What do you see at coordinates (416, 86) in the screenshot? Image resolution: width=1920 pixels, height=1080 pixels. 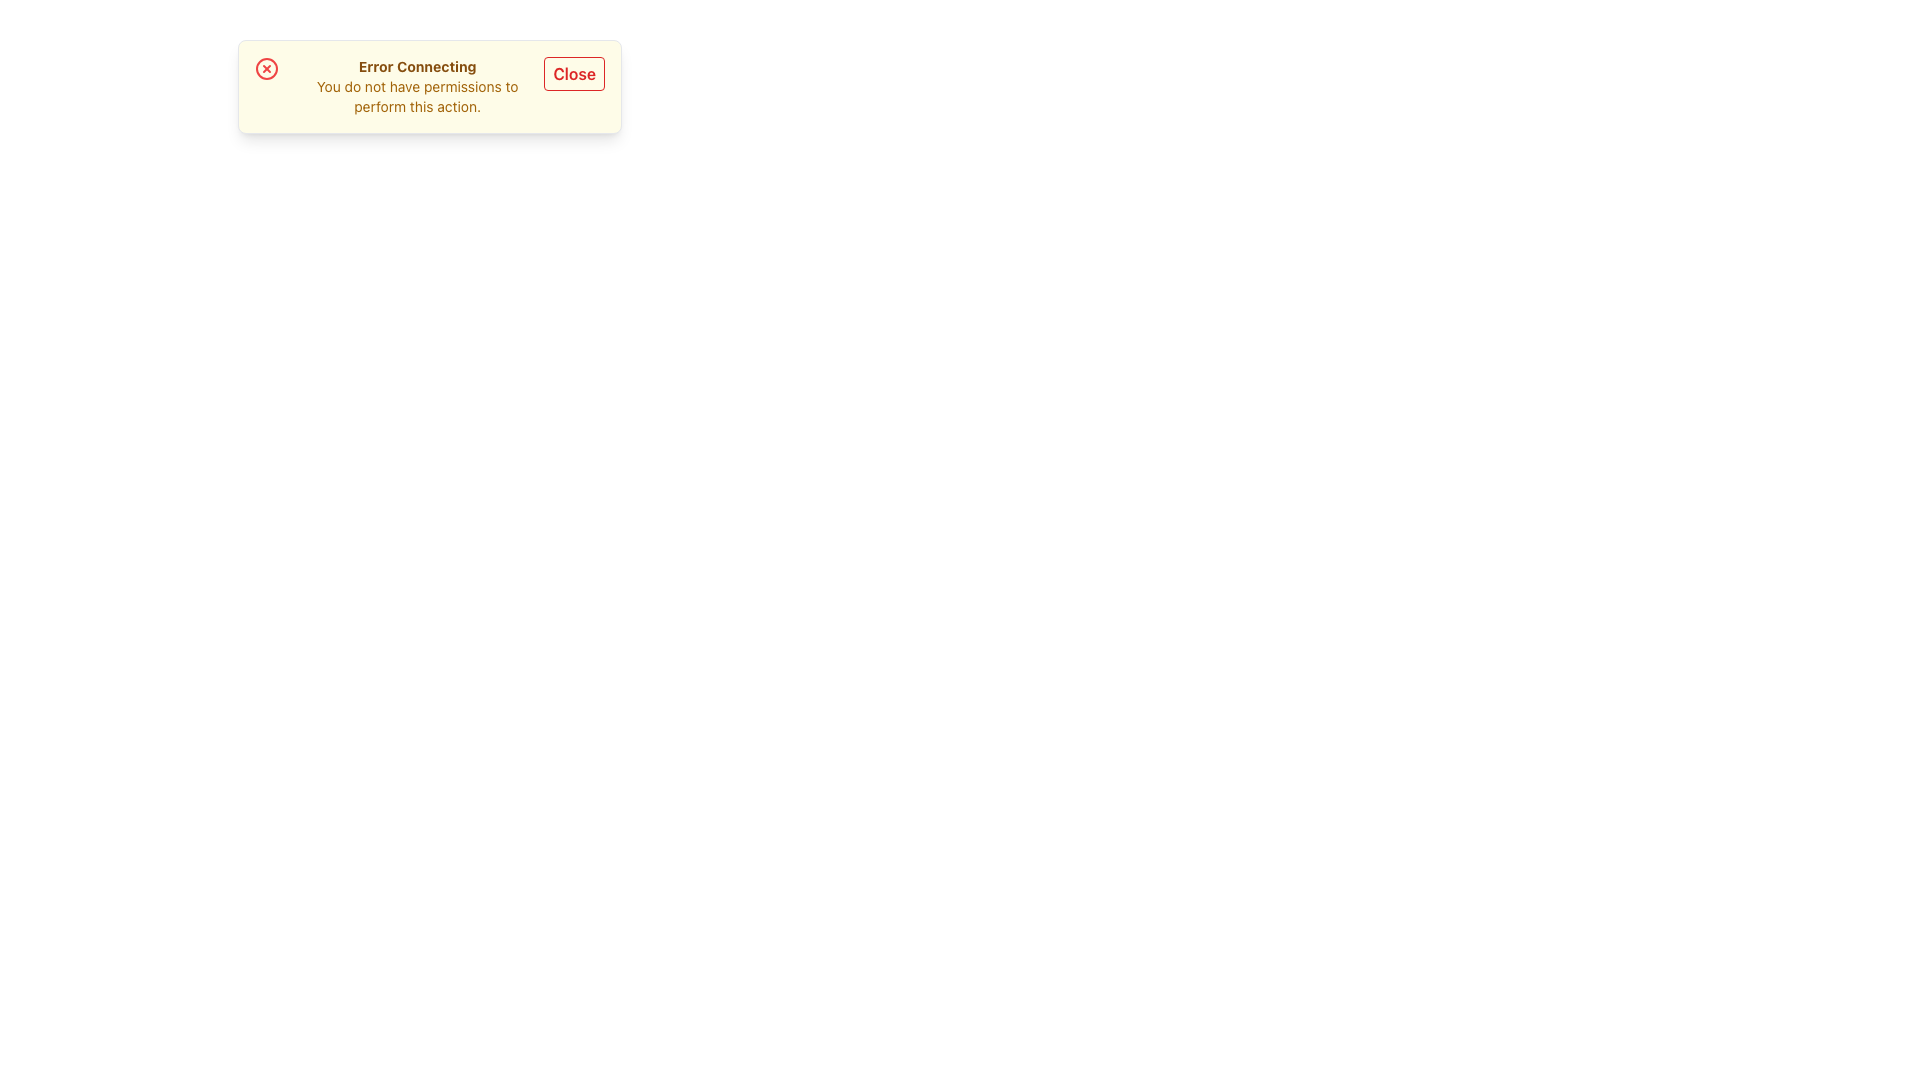 I see `the text label that informs the user about an error related to insufficient permissions, located within a notification box with a pale yellow background and rounded borders` at bounding box center [416, 86].